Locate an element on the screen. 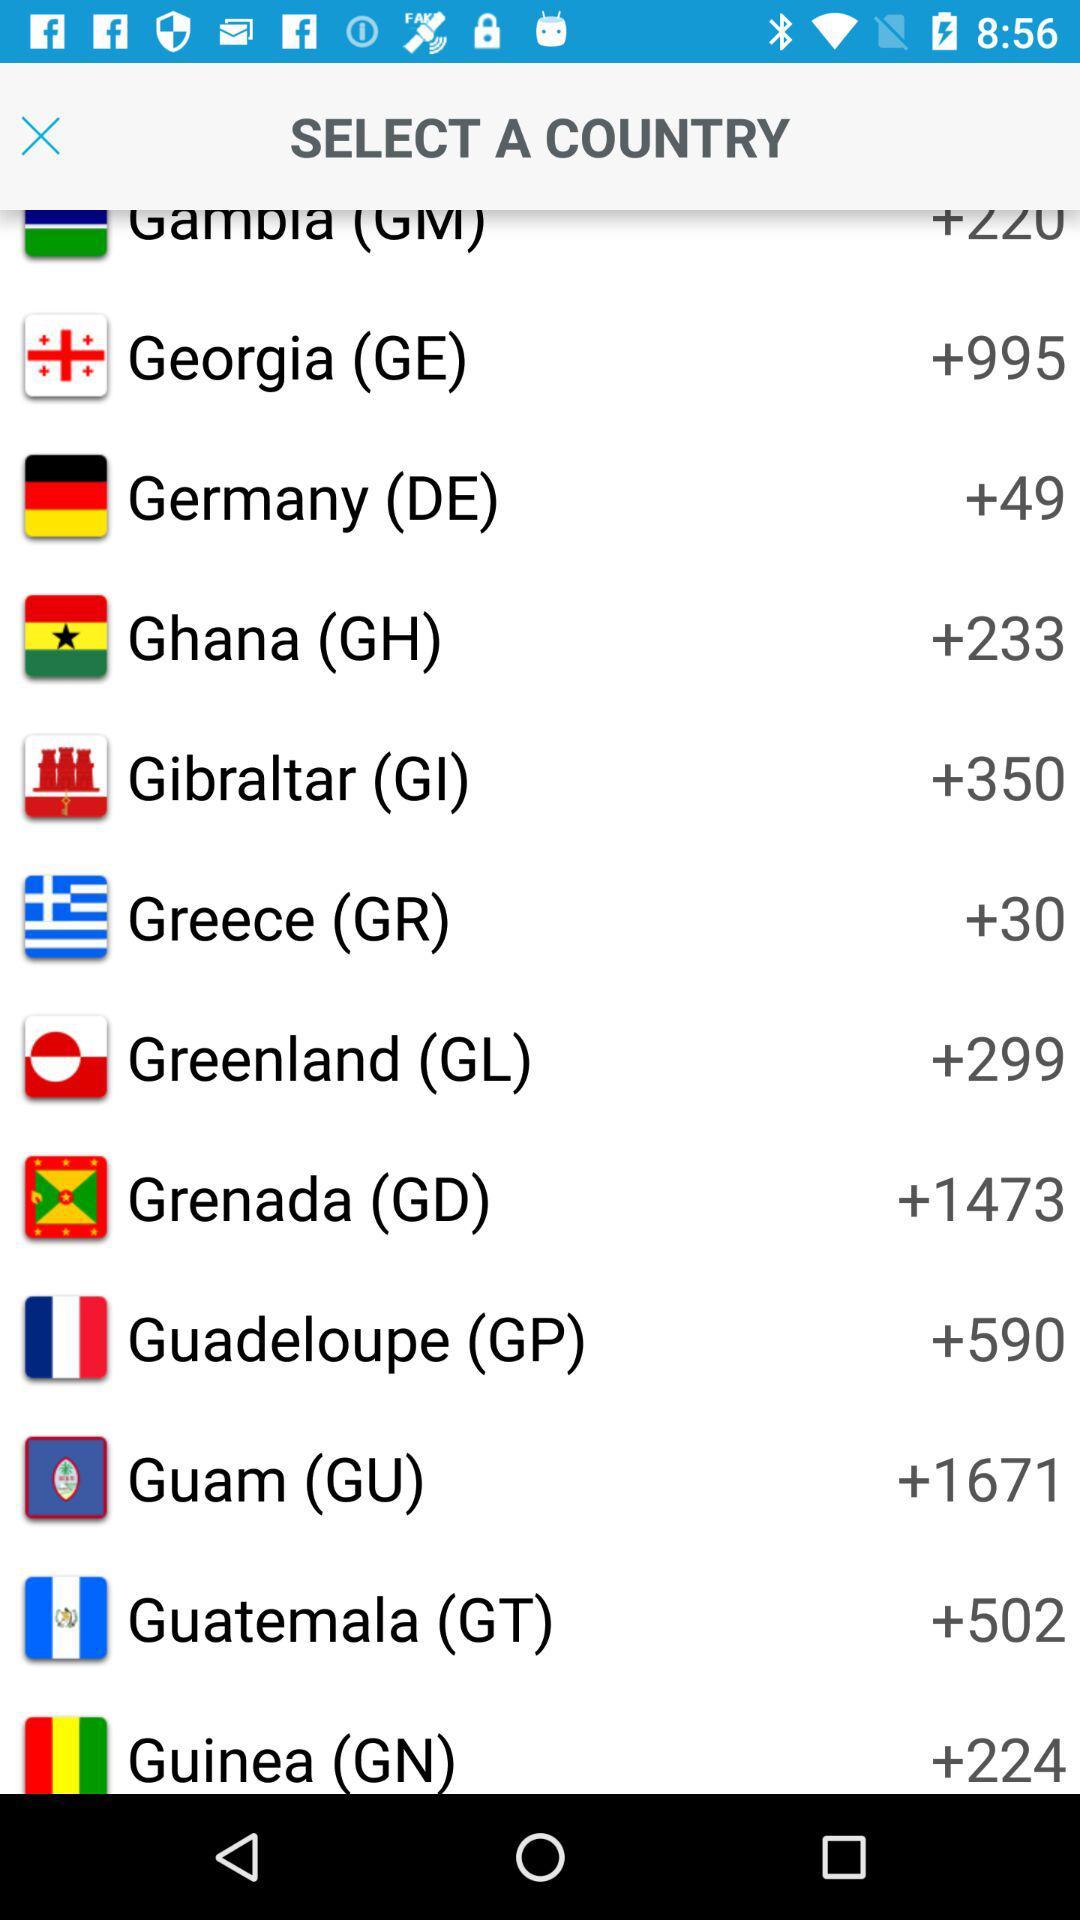 The image size is (1080, 1920). the +220 item is located at coordinates (998, 232).